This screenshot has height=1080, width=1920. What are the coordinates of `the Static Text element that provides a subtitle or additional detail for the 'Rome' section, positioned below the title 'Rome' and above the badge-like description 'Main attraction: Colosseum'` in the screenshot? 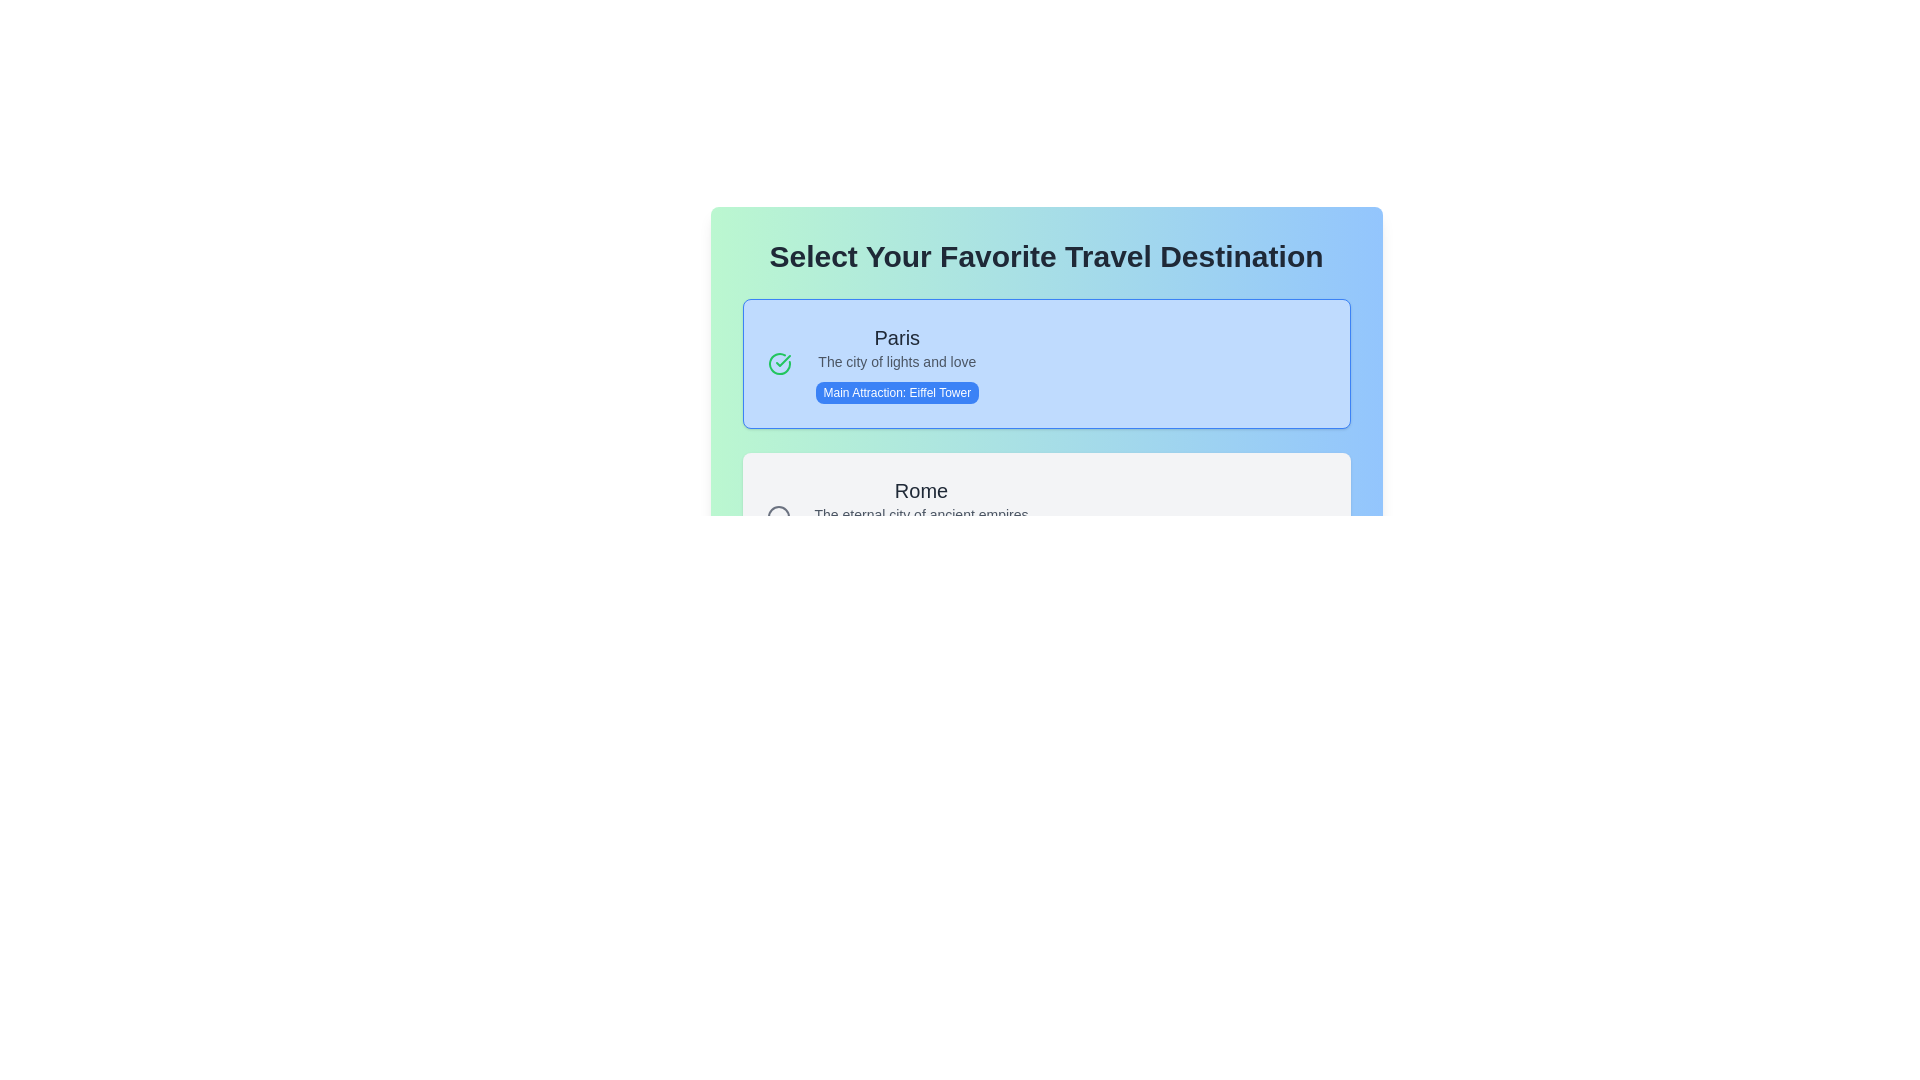 It's located at (920, 514).